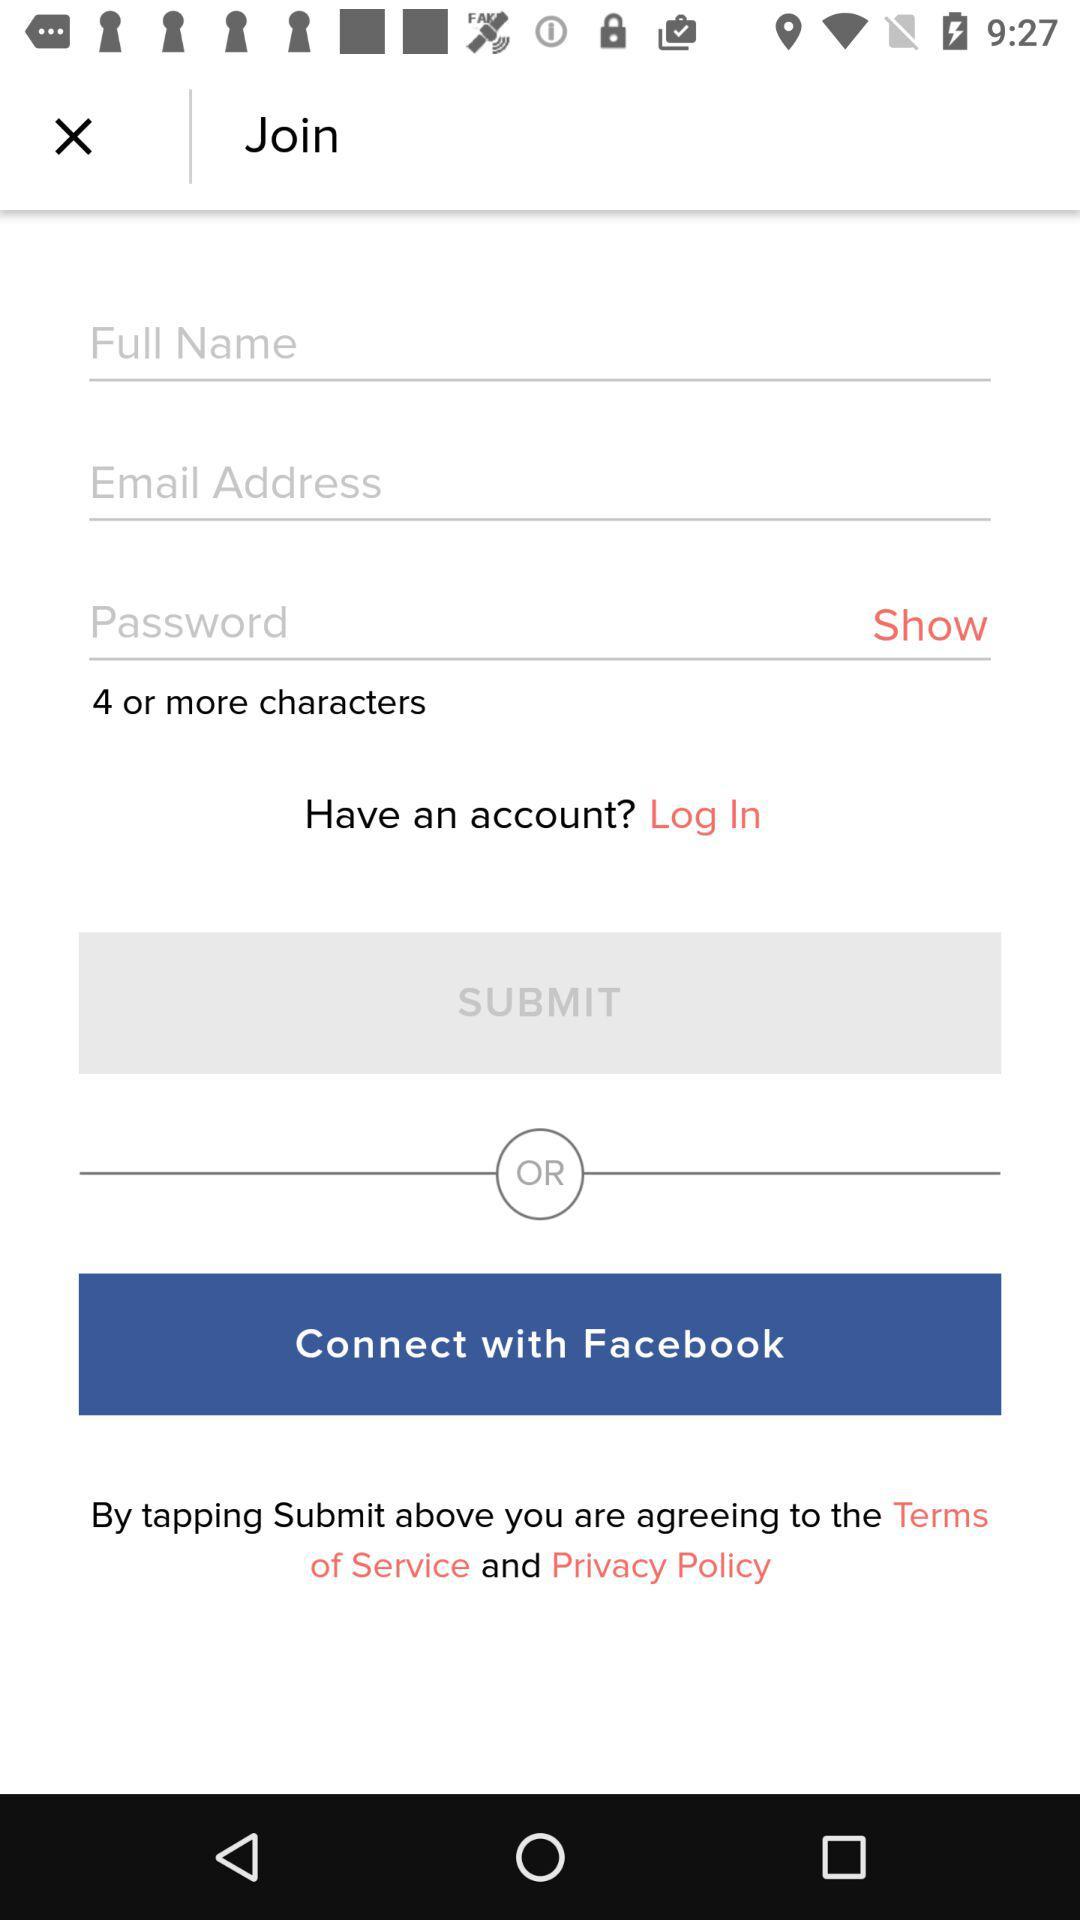  I want to click on the log in item, so click(704, 815).